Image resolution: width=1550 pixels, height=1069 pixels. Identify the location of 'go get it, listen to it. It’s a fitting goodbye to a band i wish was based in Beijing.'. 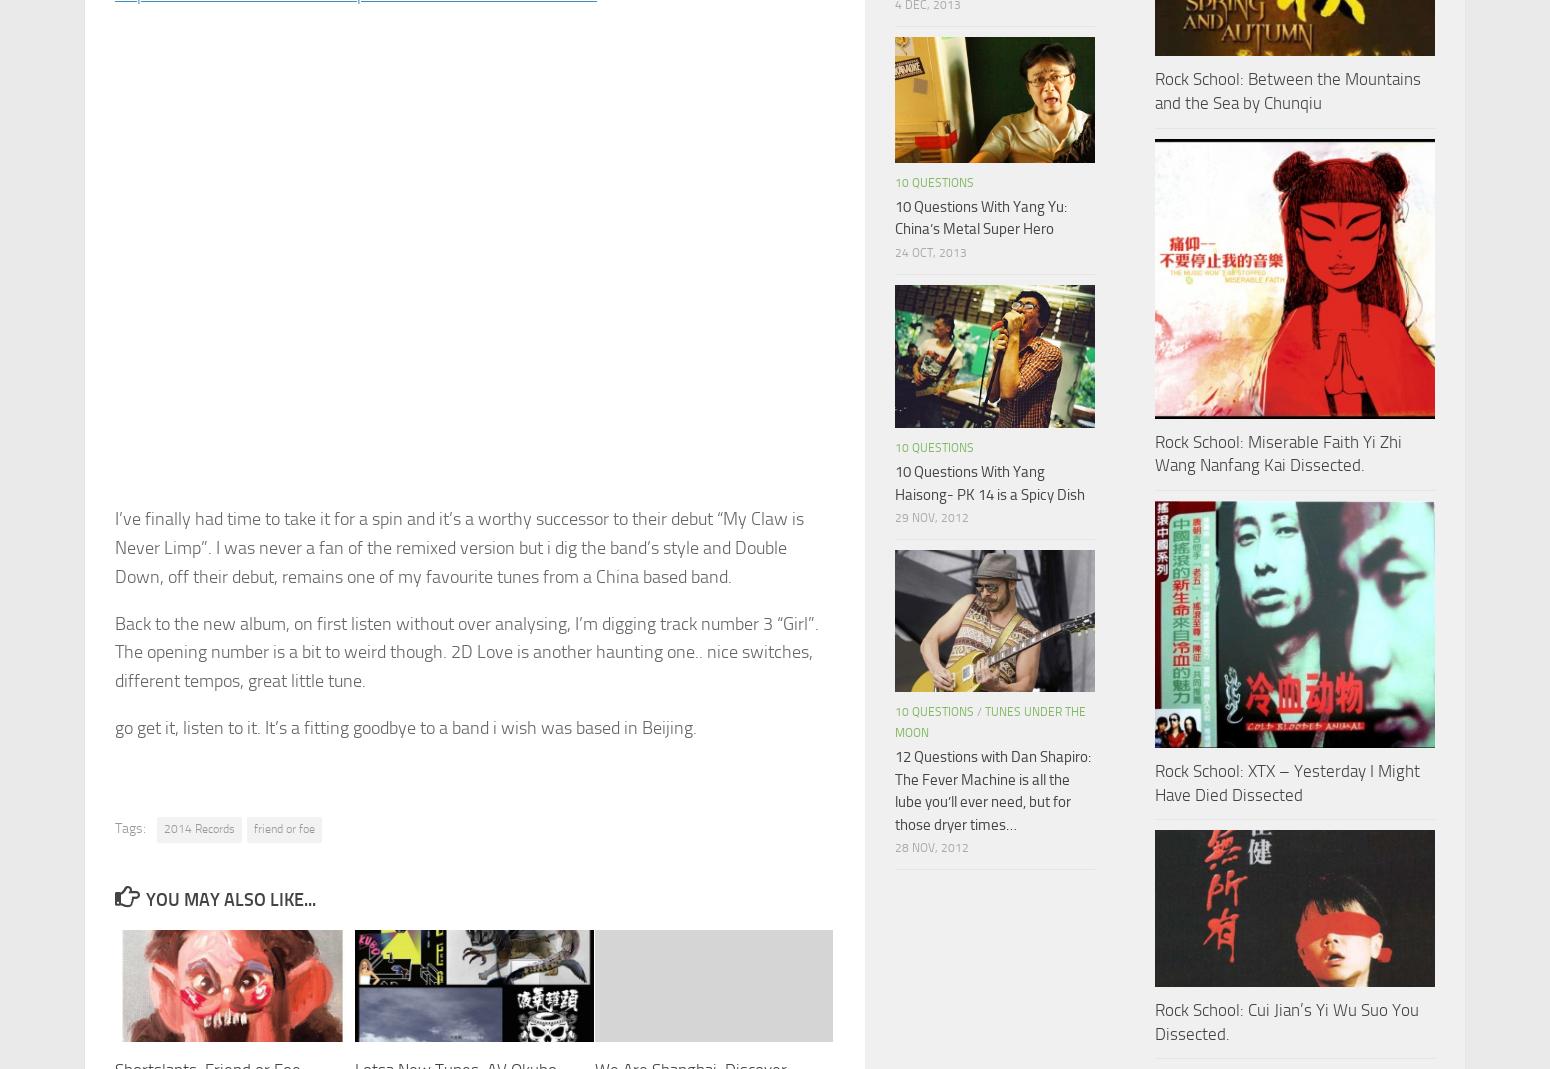
(405, 726).